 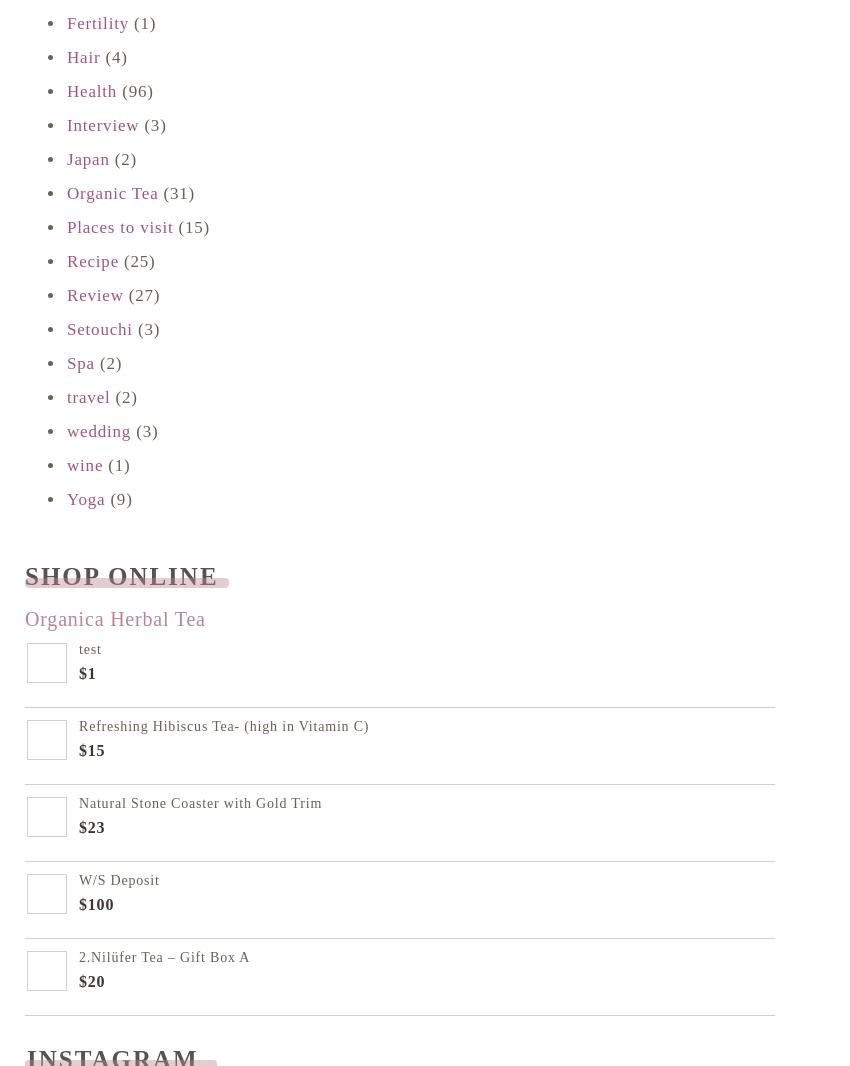 I want to click on 'Fertility', so click(x=96, y=22).